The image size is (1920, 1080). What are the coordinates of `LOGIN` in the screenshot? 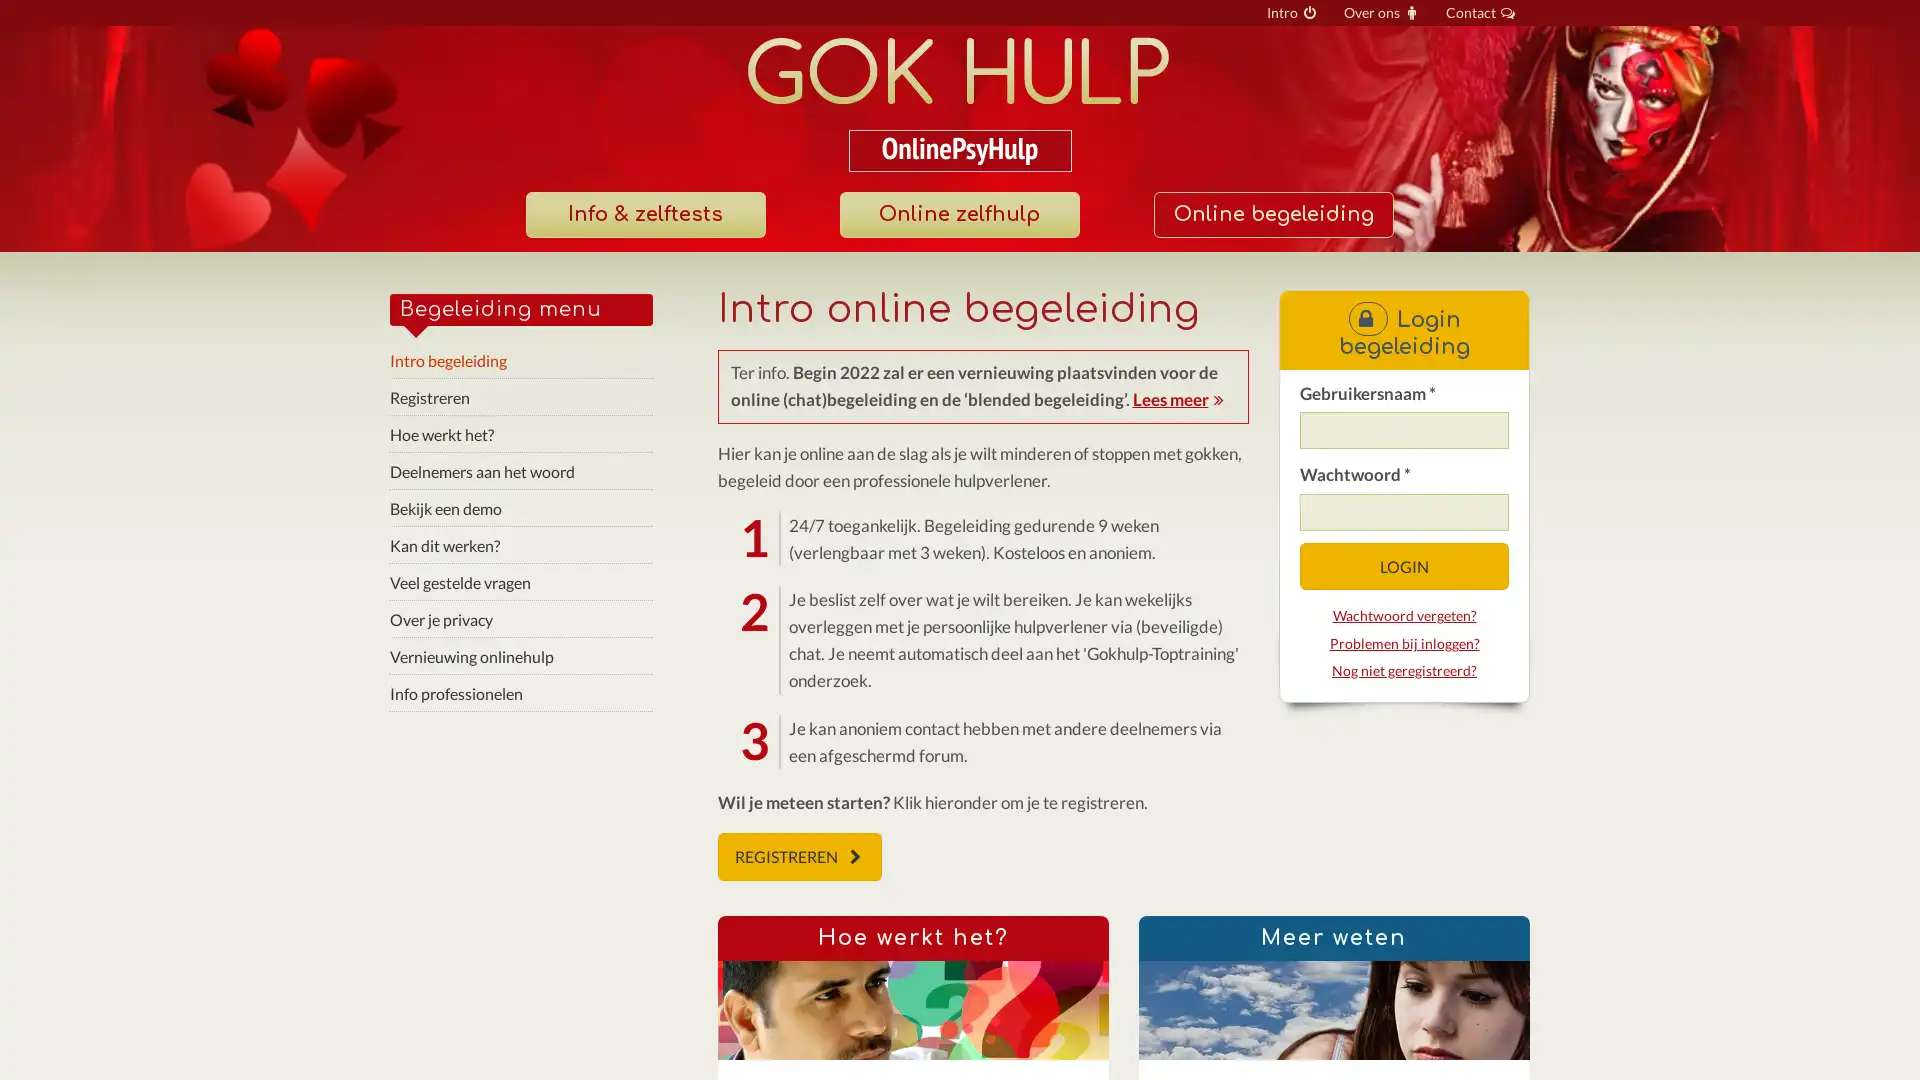 It's located at (1402, 566).